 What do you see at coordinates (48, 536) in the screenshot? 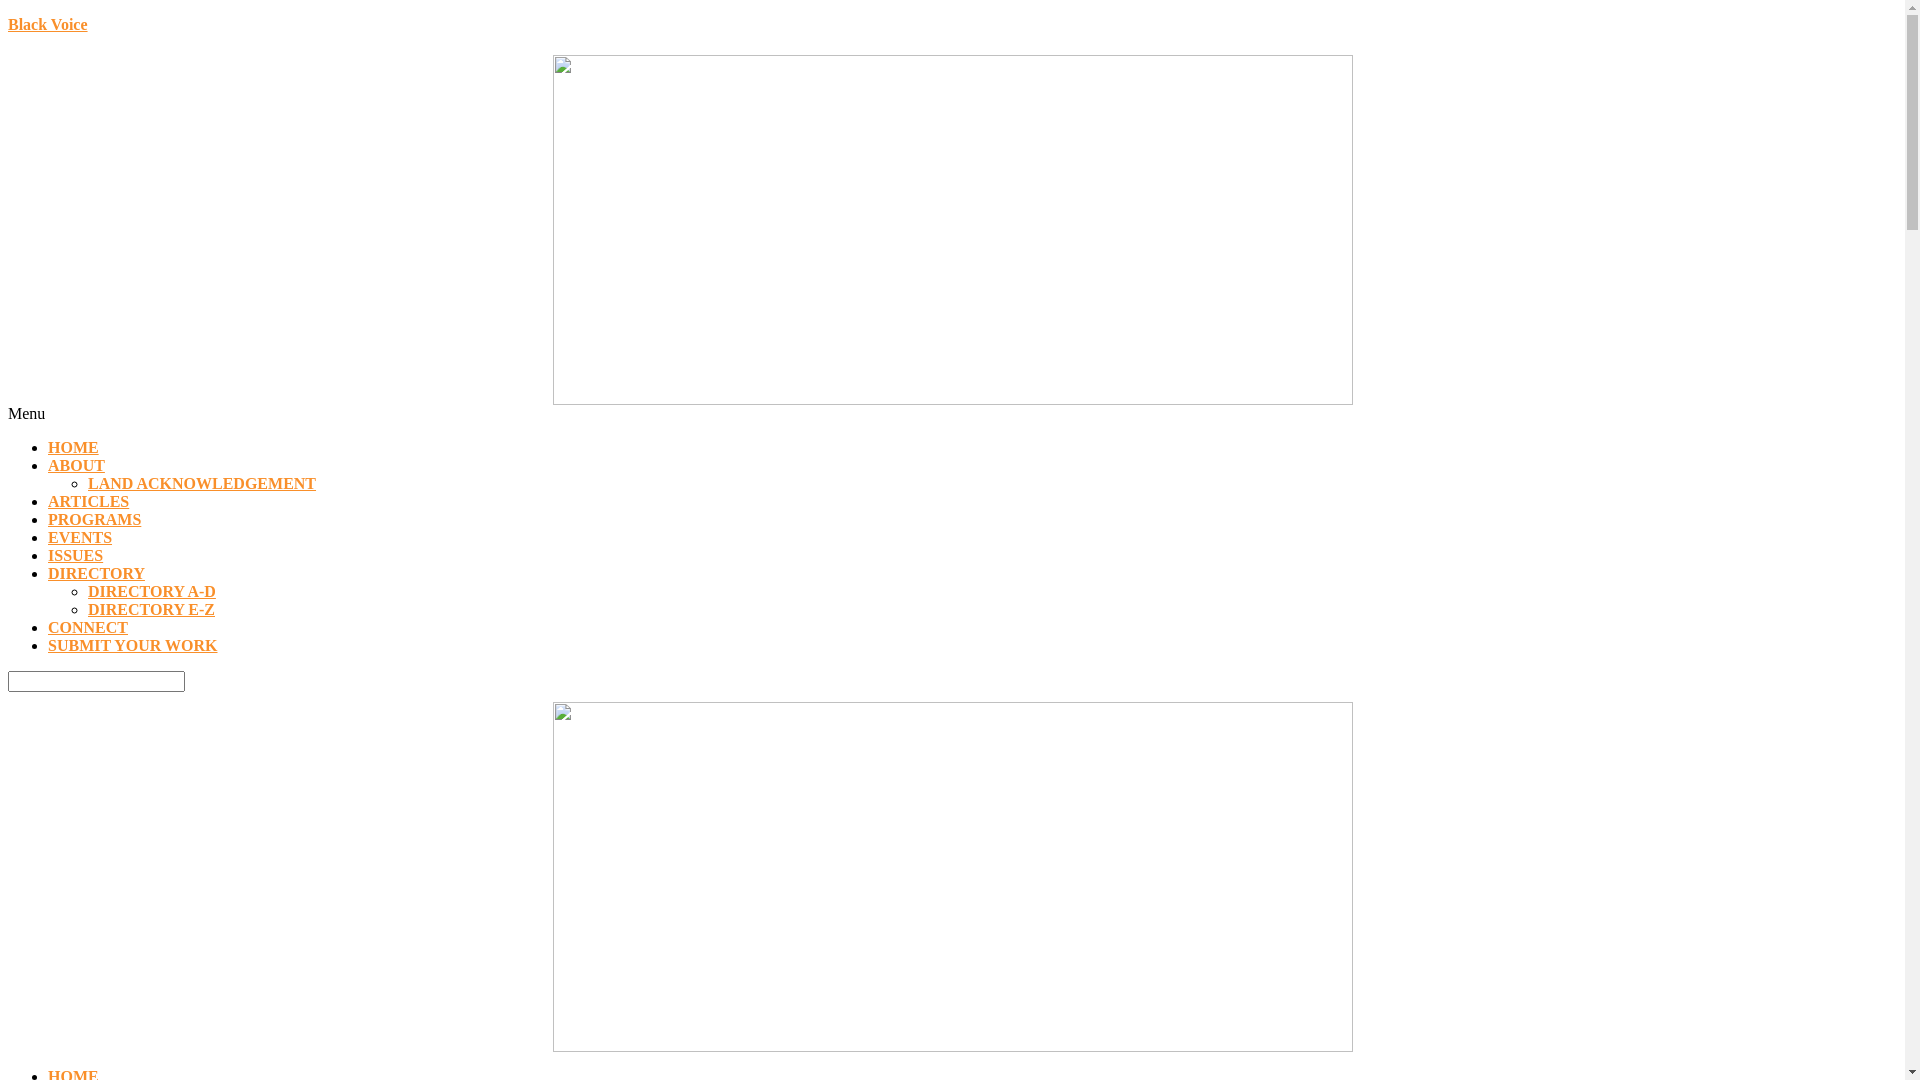
I see `'EVENTS'` at bounding box center [48, 536].